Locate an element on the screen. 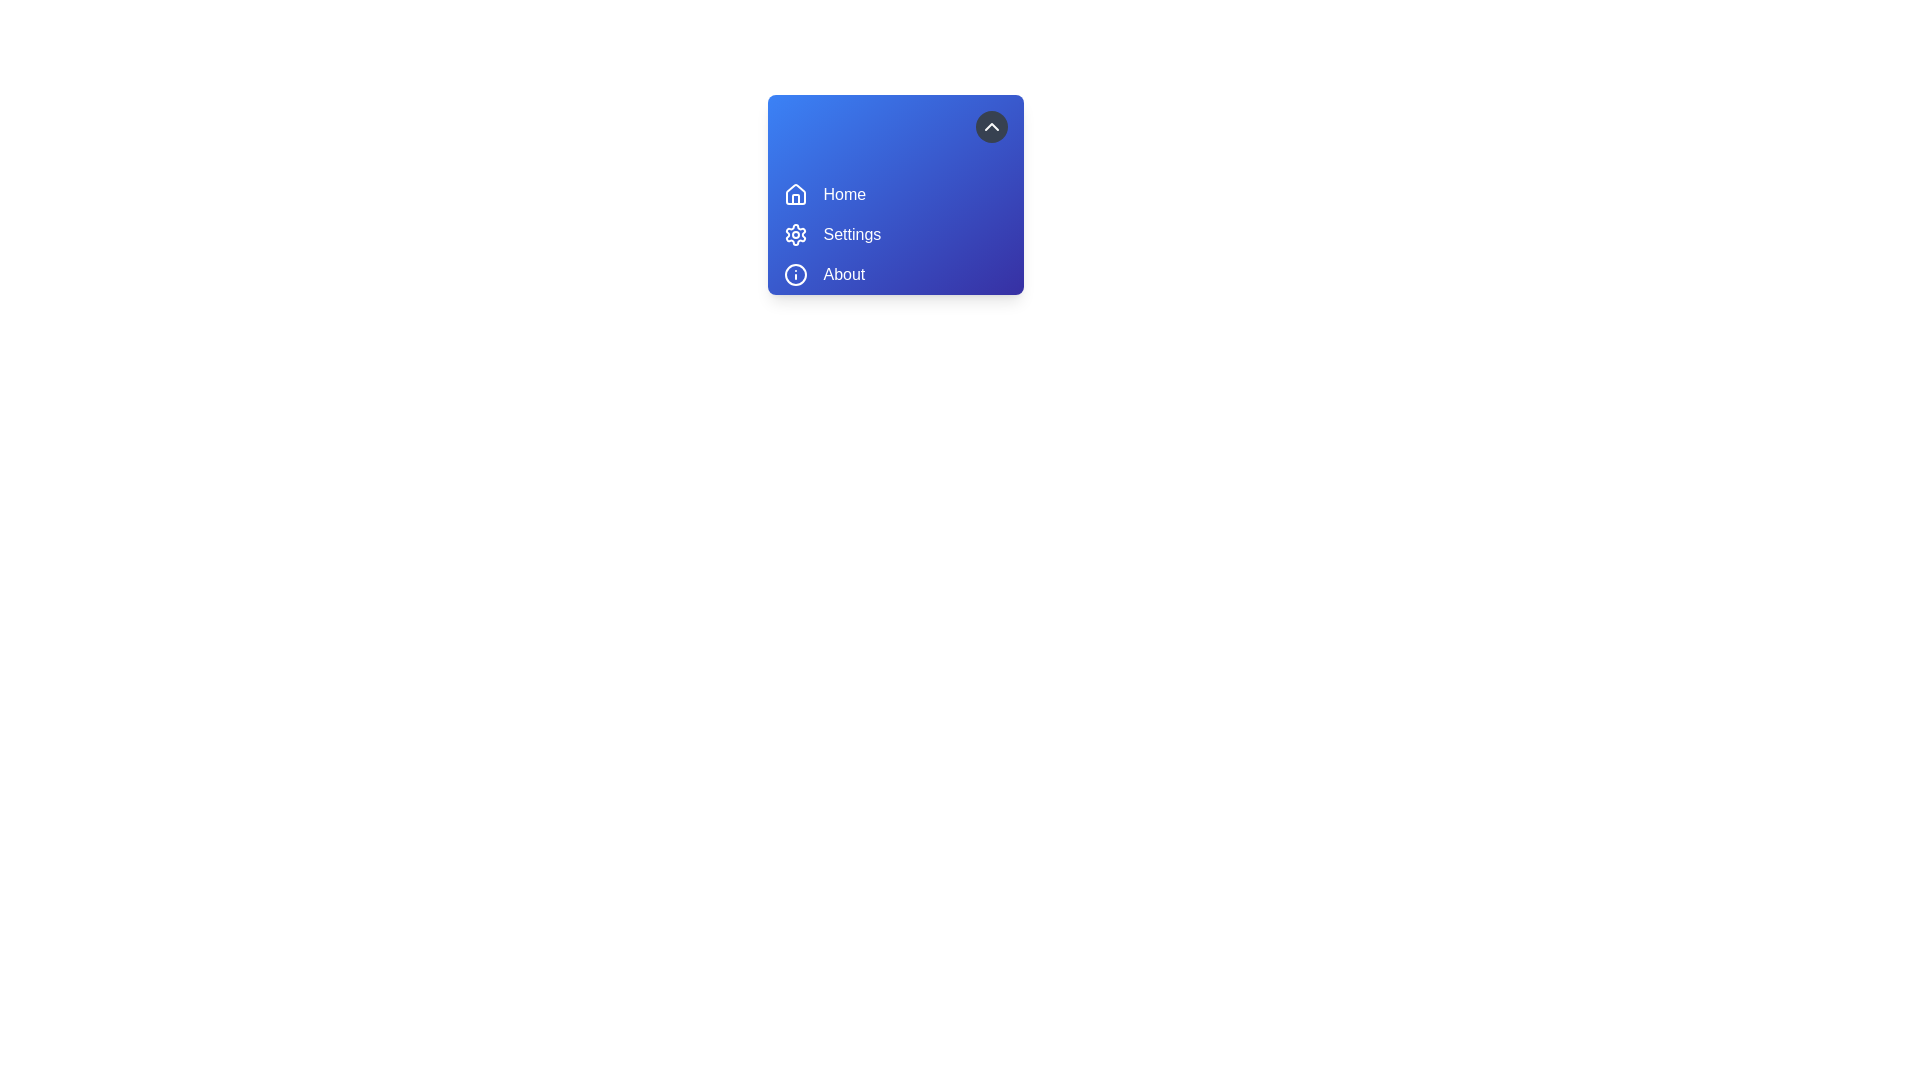 The height and width of the screenshot is (1080, 1920). the 'Home' text label, which is the first label in a vertical menu, displayed in white font against a blue background is located at coordinates (844, 195).